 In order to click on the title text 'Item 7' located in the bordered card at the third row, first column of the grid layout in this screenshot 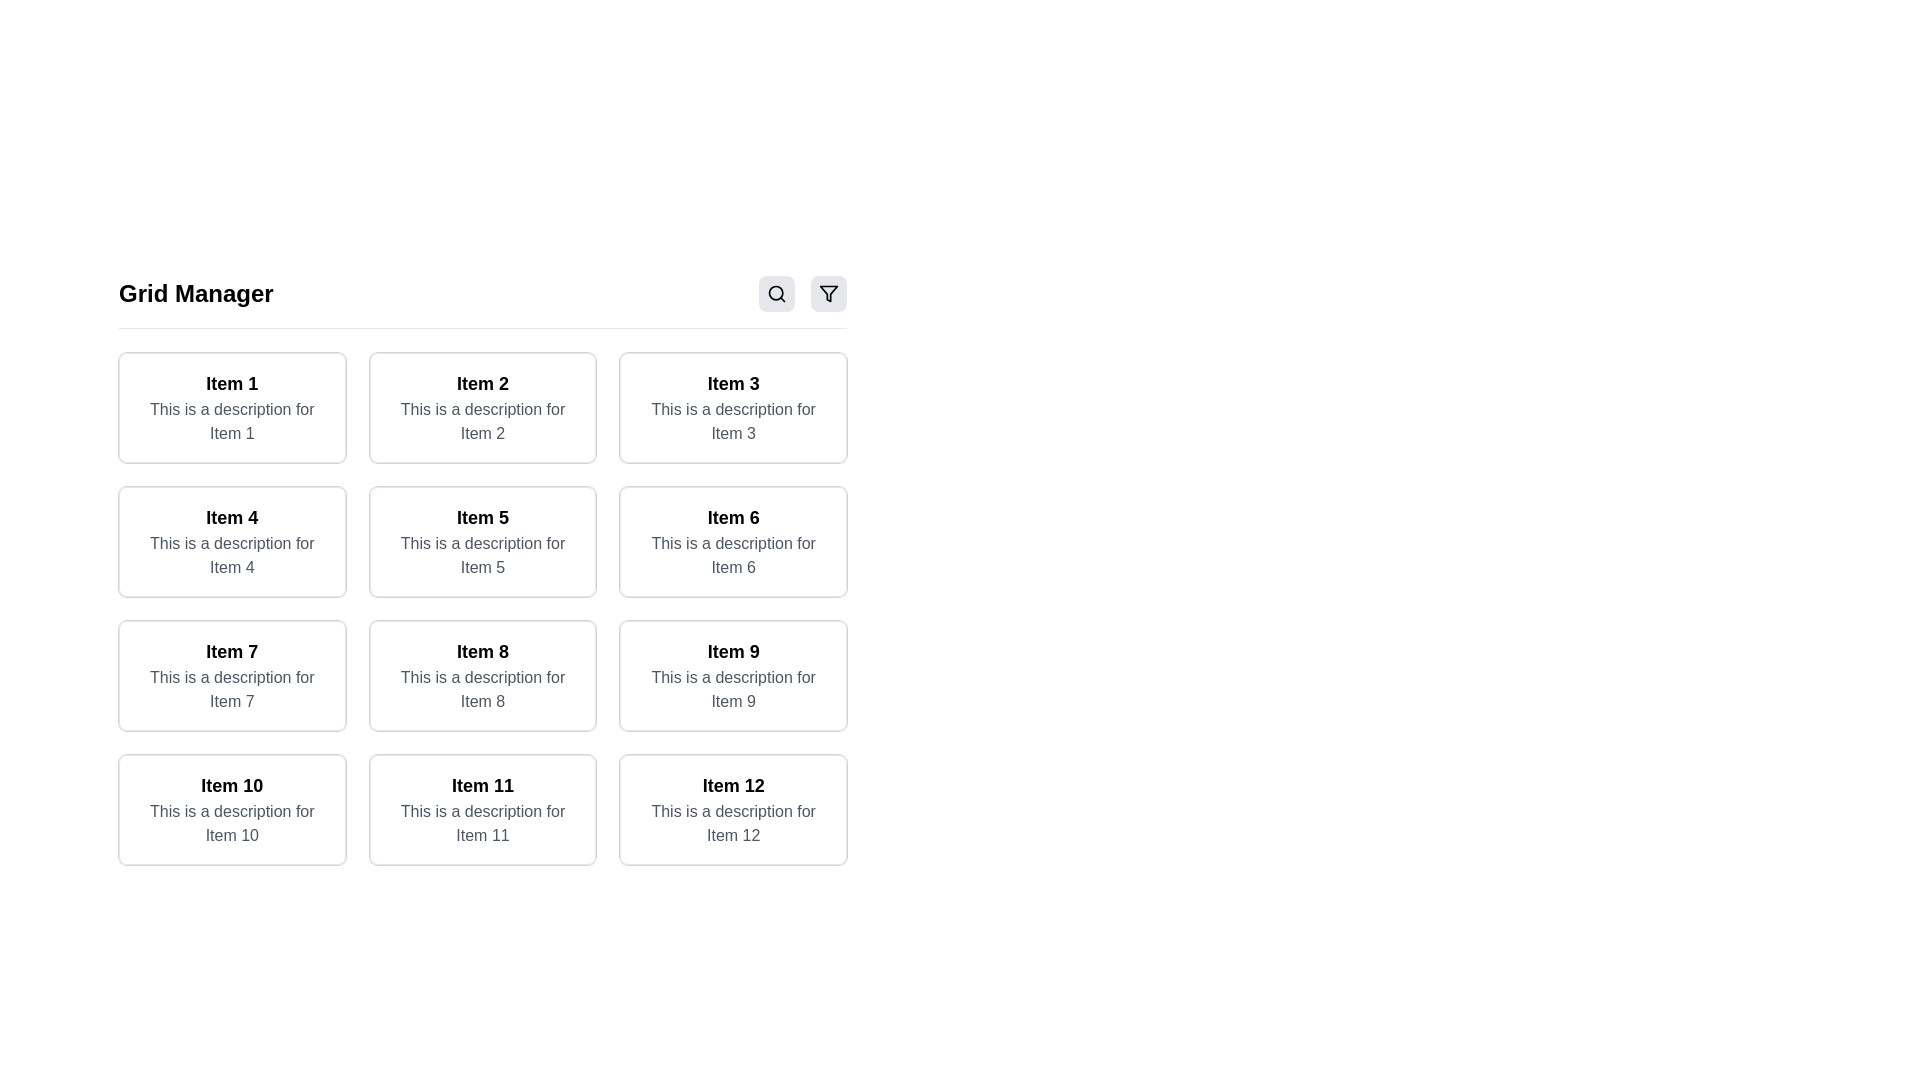, I will do `click(232, 651)`.